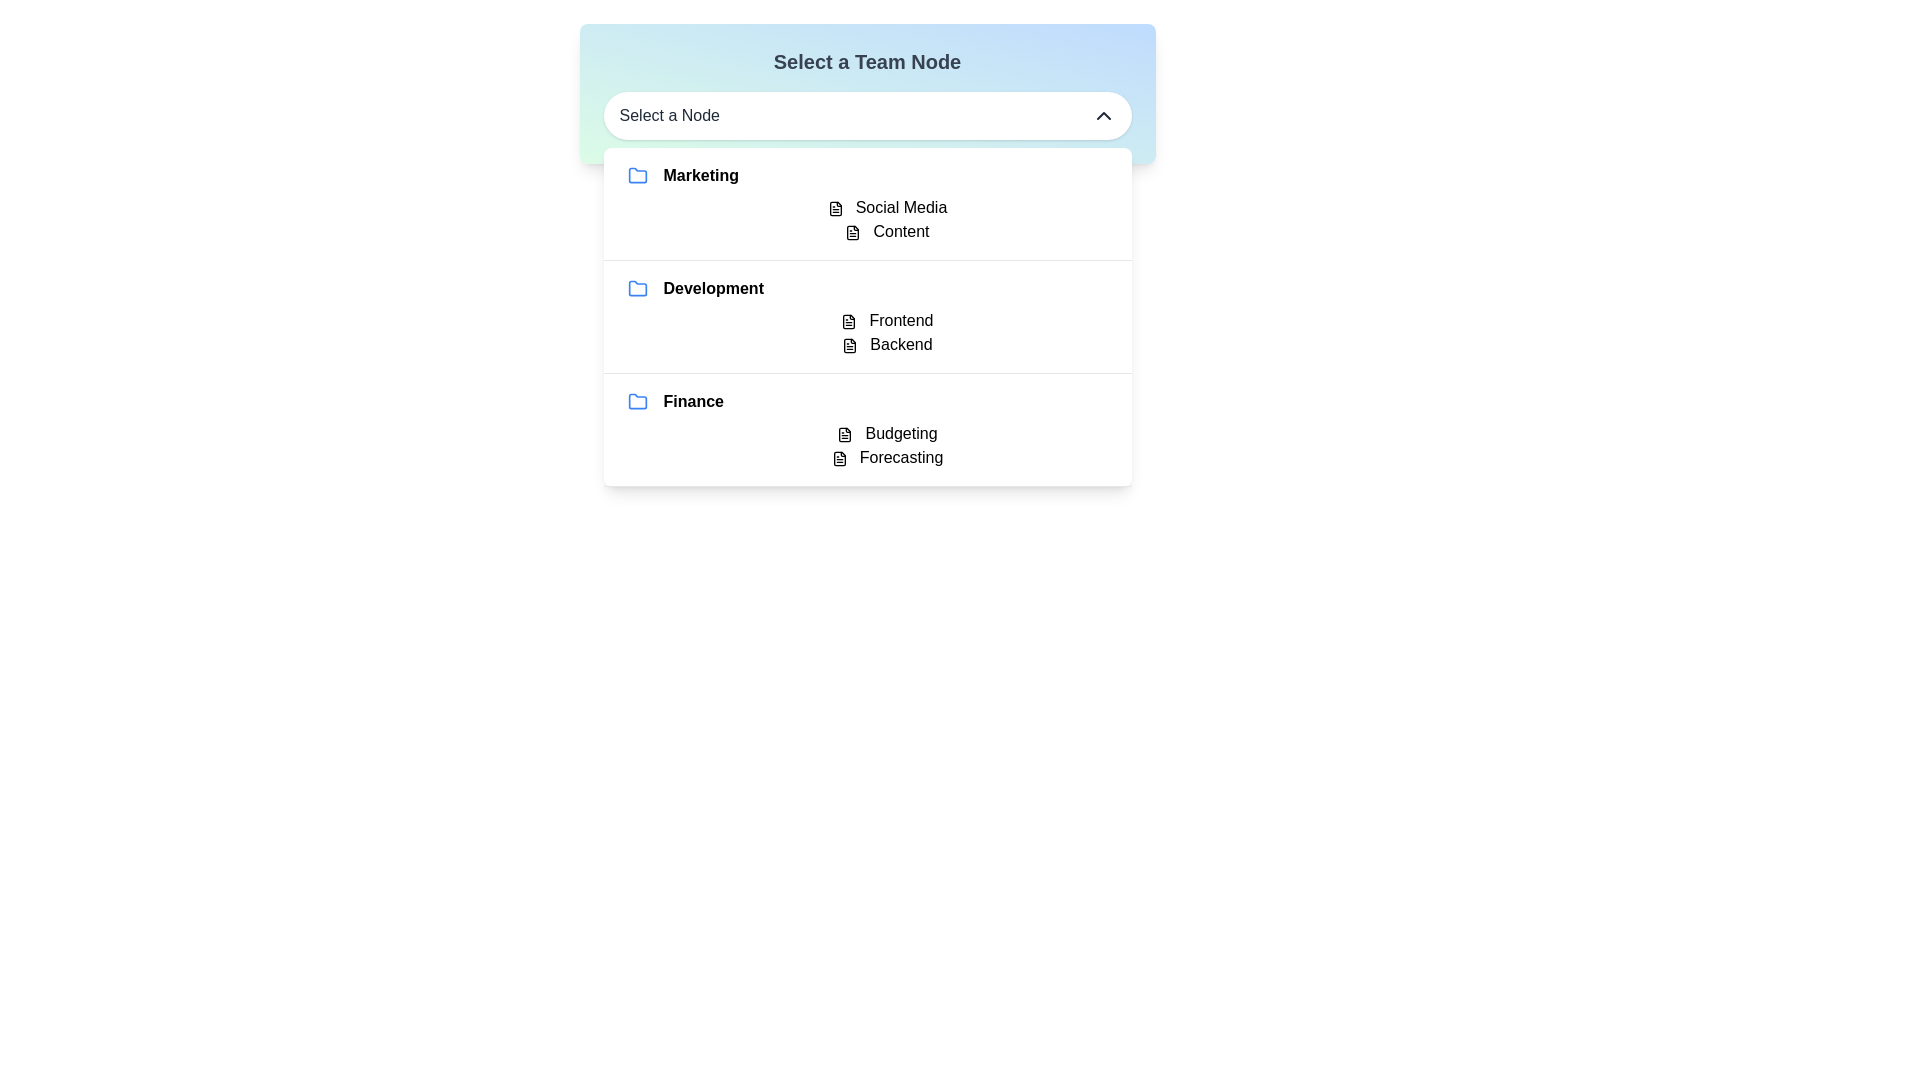 This screenshot has height=1080, width=1920. Describe the element at coordinates (849, 320) in the screenshot. I see `the icon representing the 'Frontend' item in the 'Development' section, which visually indicates the associated document or file` at that location.